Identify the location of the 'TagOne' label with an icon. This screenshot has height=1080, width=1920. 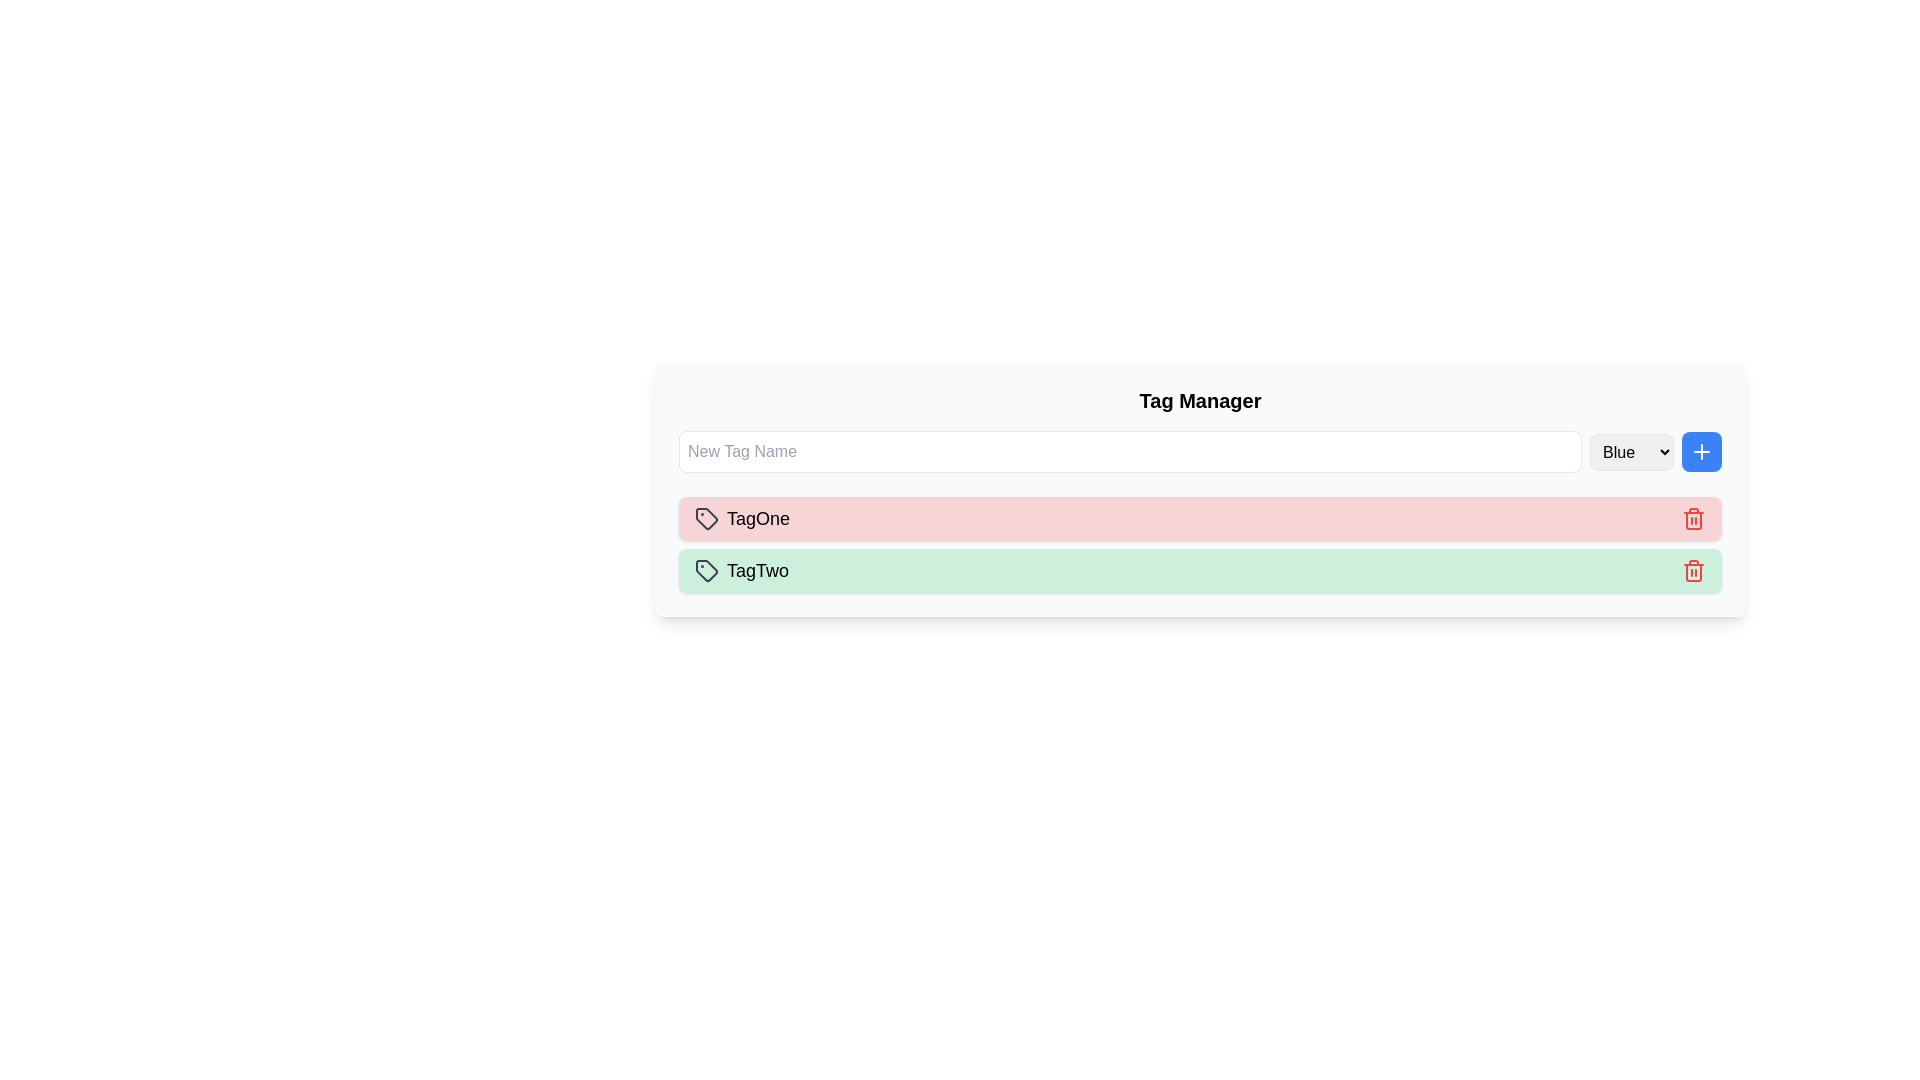
(741, 518).